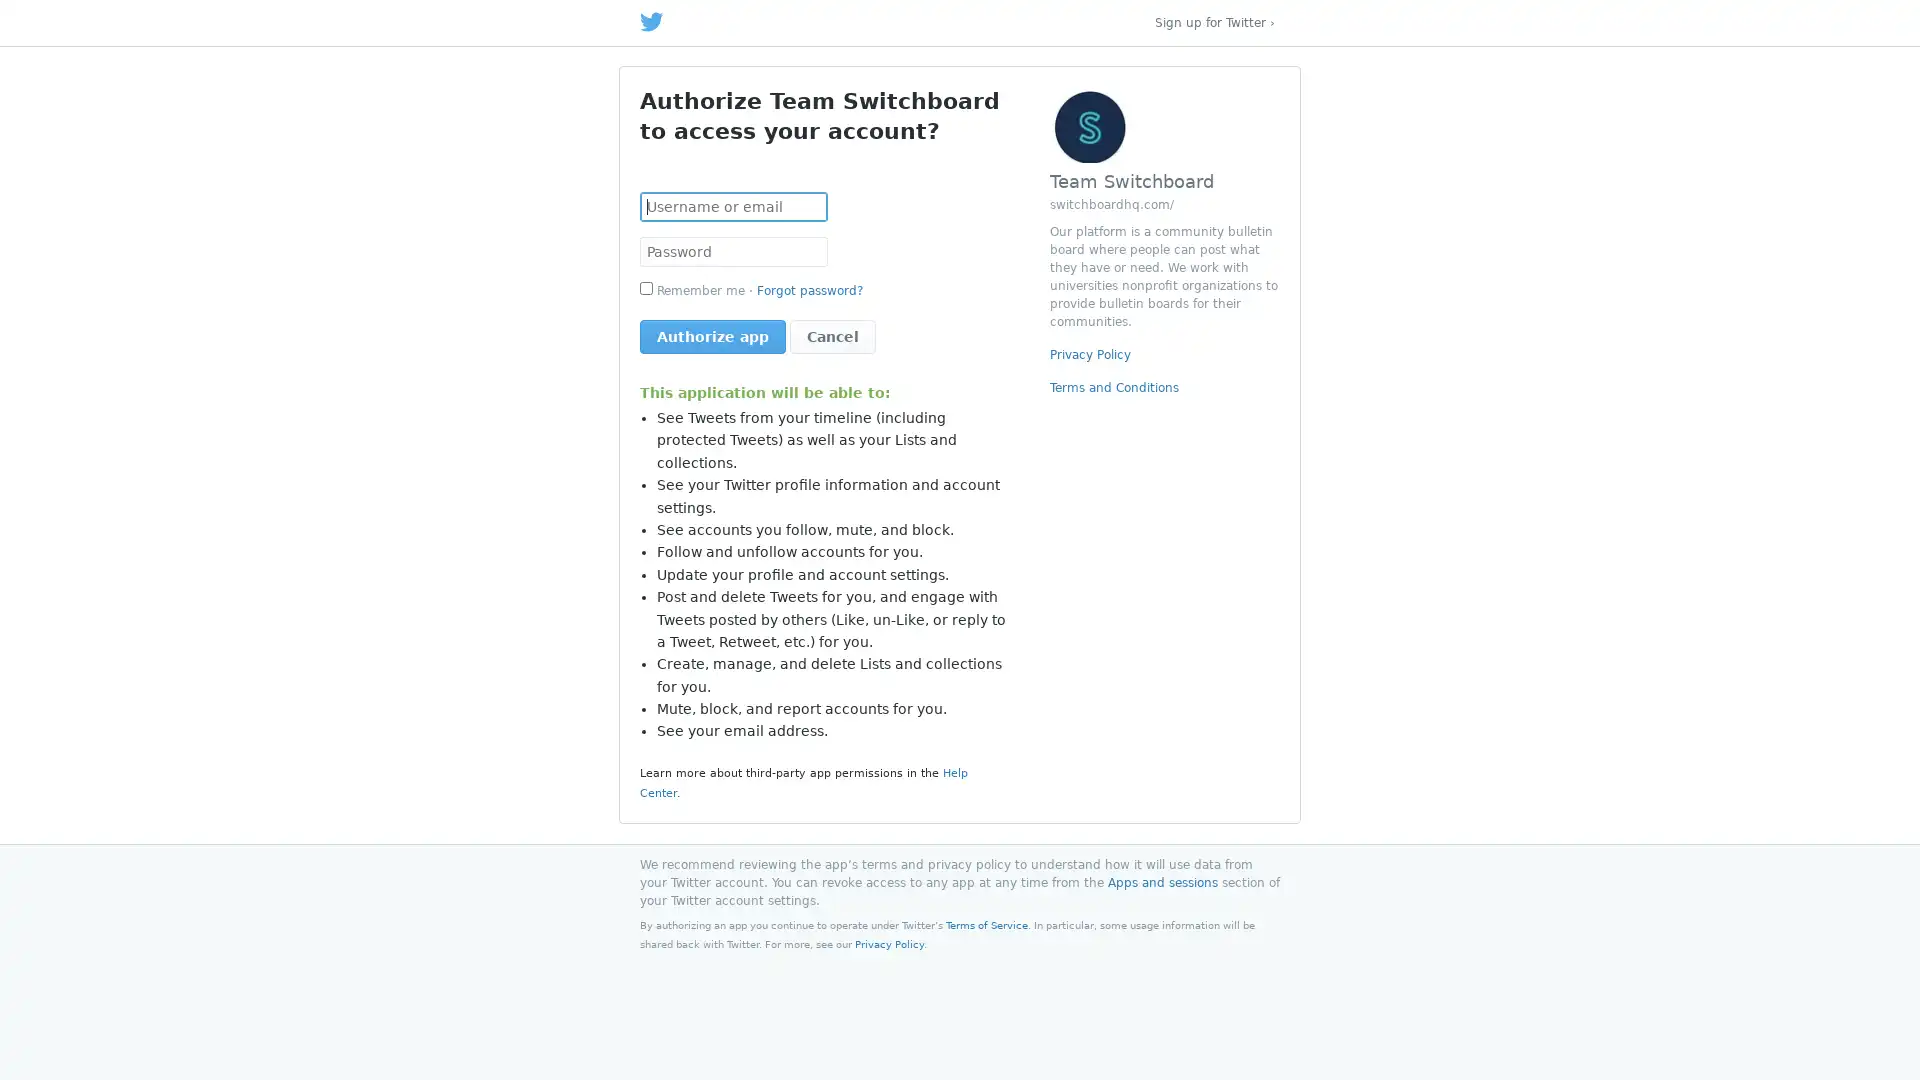  Describe the element at coordinates (833, 335) in the screenshot. I see `Cancel` at that location.